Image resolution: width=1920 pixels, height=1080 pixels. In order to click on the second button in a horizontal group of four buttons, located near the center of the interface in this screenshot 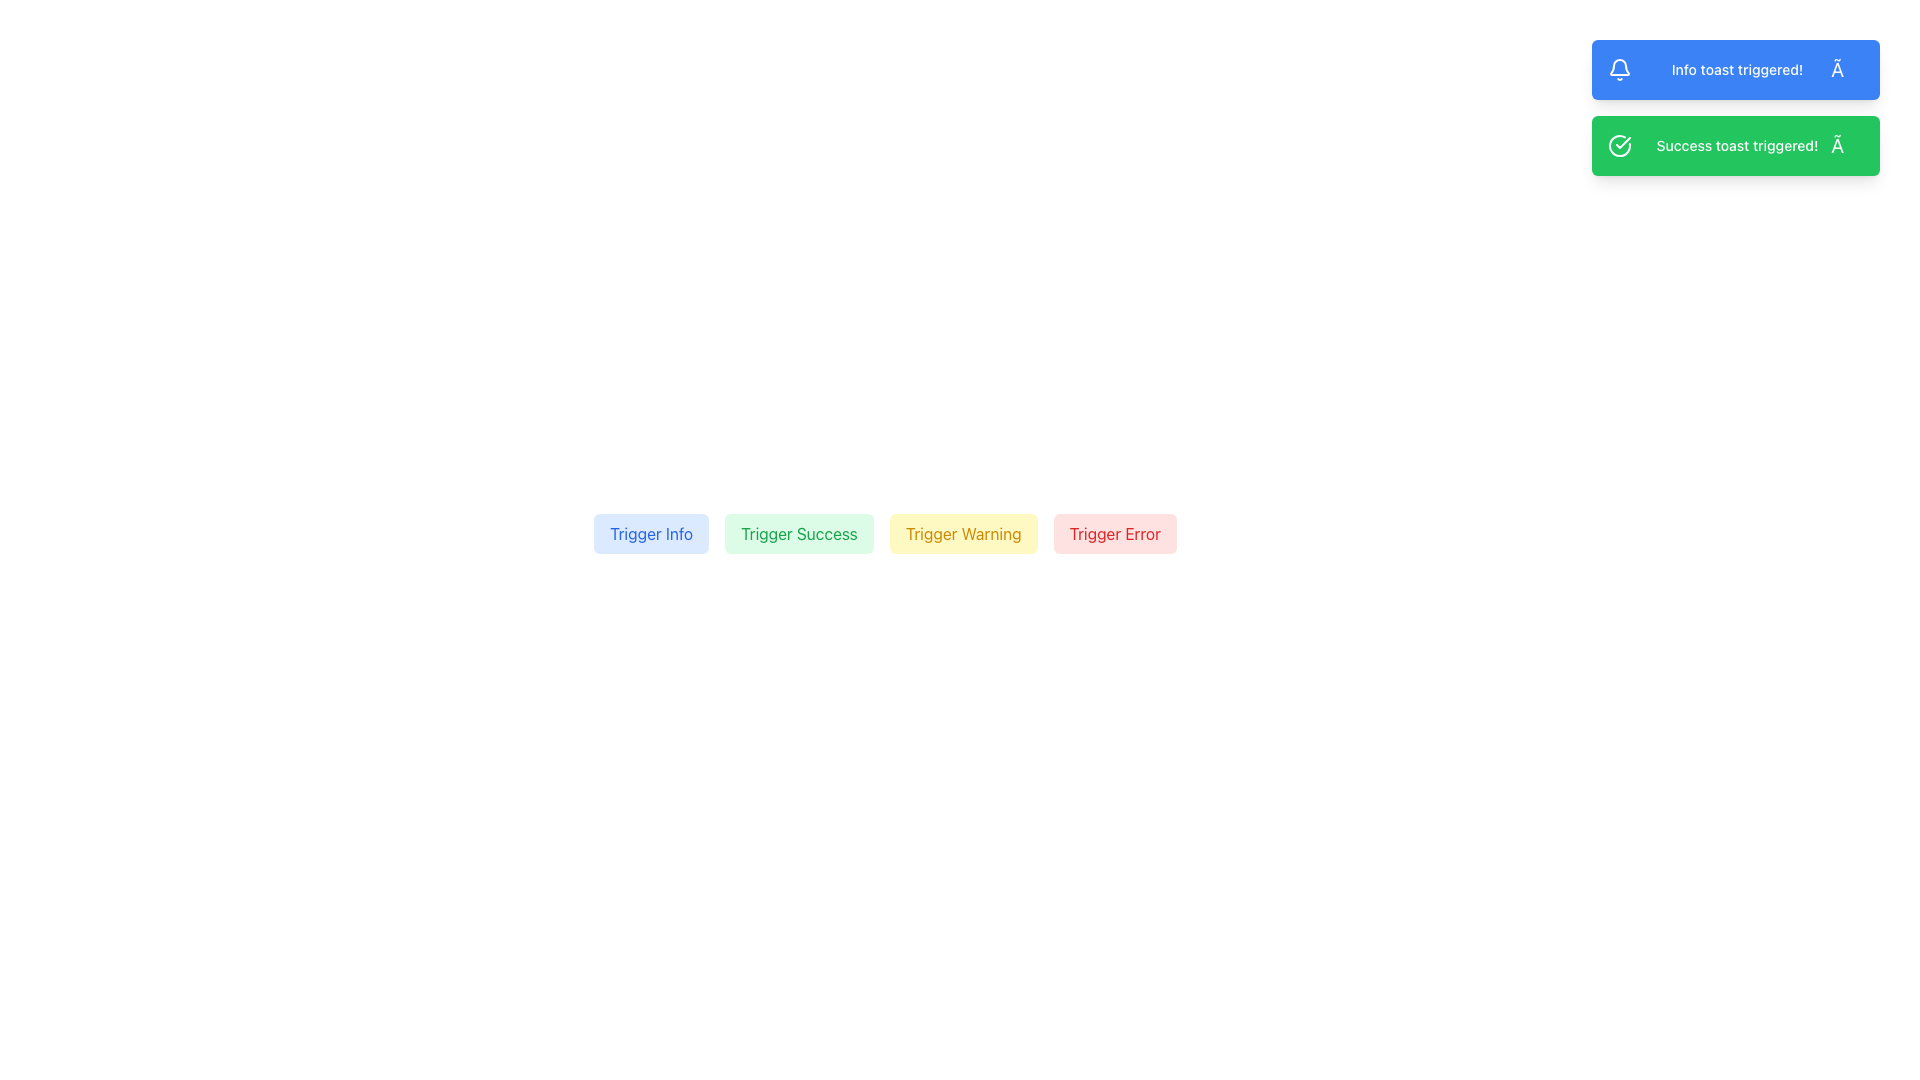, I will do `click(798, 532)`.